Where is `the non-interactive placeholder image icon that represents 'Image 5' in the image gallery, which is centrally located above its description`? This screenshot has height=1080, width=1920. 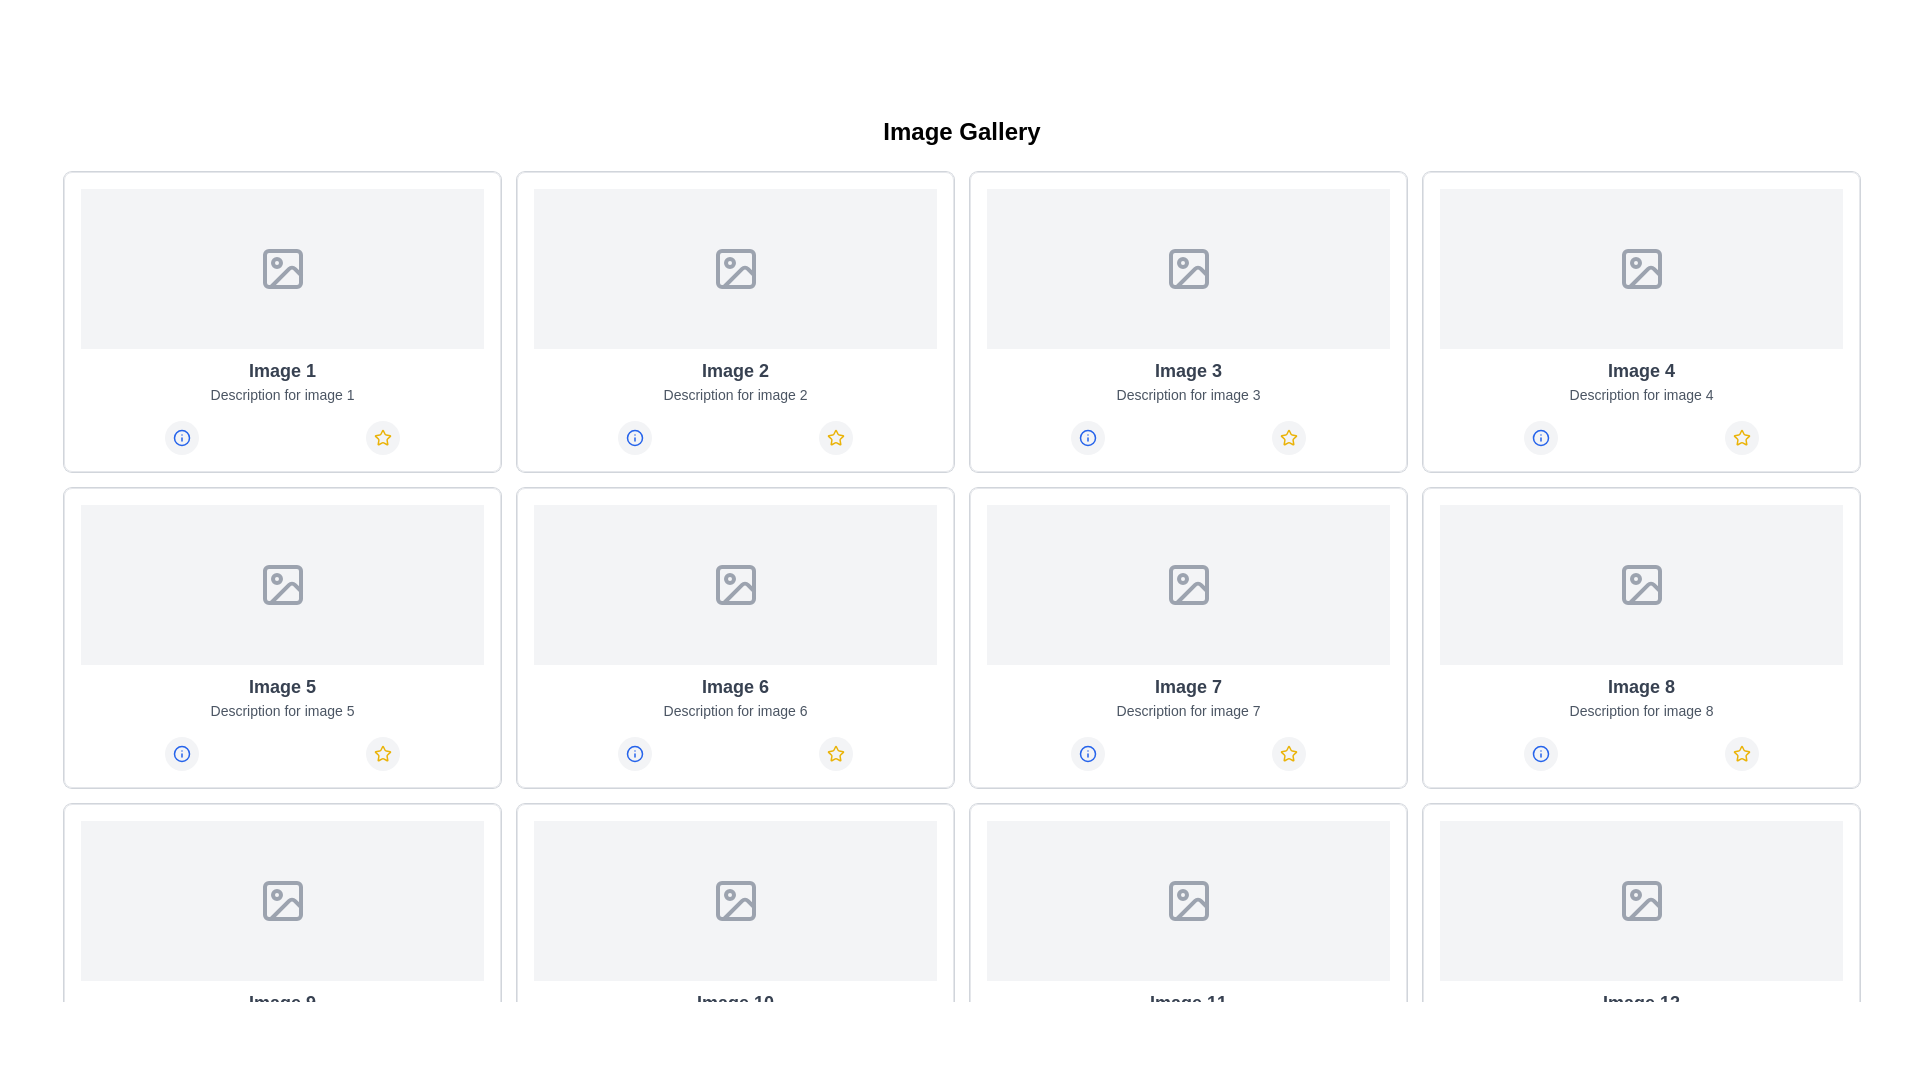
the non-interactive placeholder image icon that represents 'Image 5' in the image gallery, which is centrally located above its description is located at coordinates (281, 585).